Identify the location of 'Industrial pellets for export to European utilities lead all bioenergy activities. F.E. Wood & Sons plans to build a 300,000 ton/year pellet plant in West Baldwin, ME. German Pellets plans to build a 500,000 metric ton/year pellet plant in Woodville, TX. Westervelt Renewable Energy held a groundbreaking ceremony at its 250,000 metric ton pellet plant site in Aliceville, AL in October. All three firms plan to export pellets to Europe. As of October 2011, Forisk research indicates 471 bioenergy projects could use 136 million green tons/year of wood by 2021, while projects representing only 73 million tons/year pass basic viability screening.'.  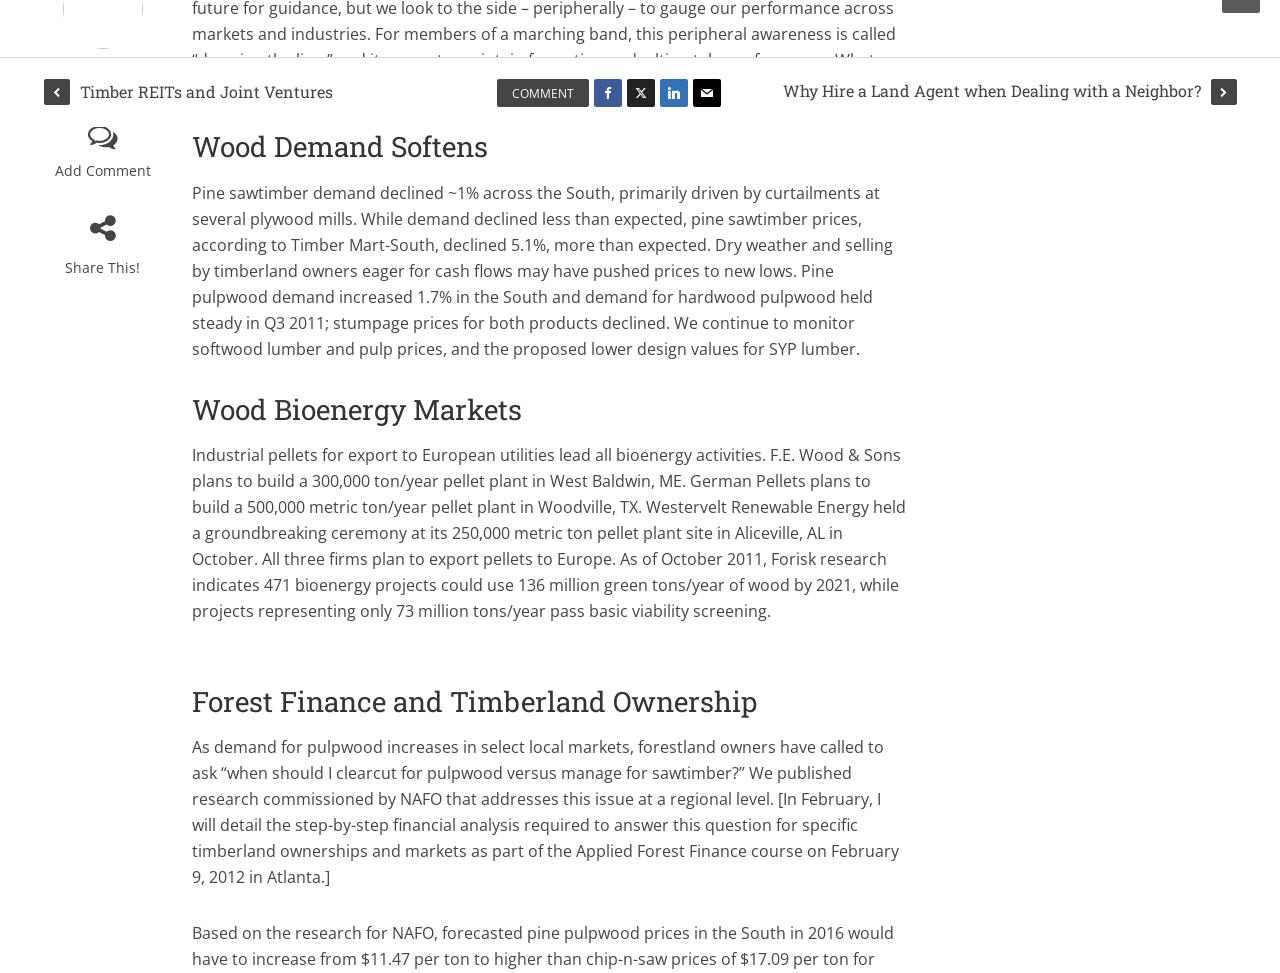
(548, 531).